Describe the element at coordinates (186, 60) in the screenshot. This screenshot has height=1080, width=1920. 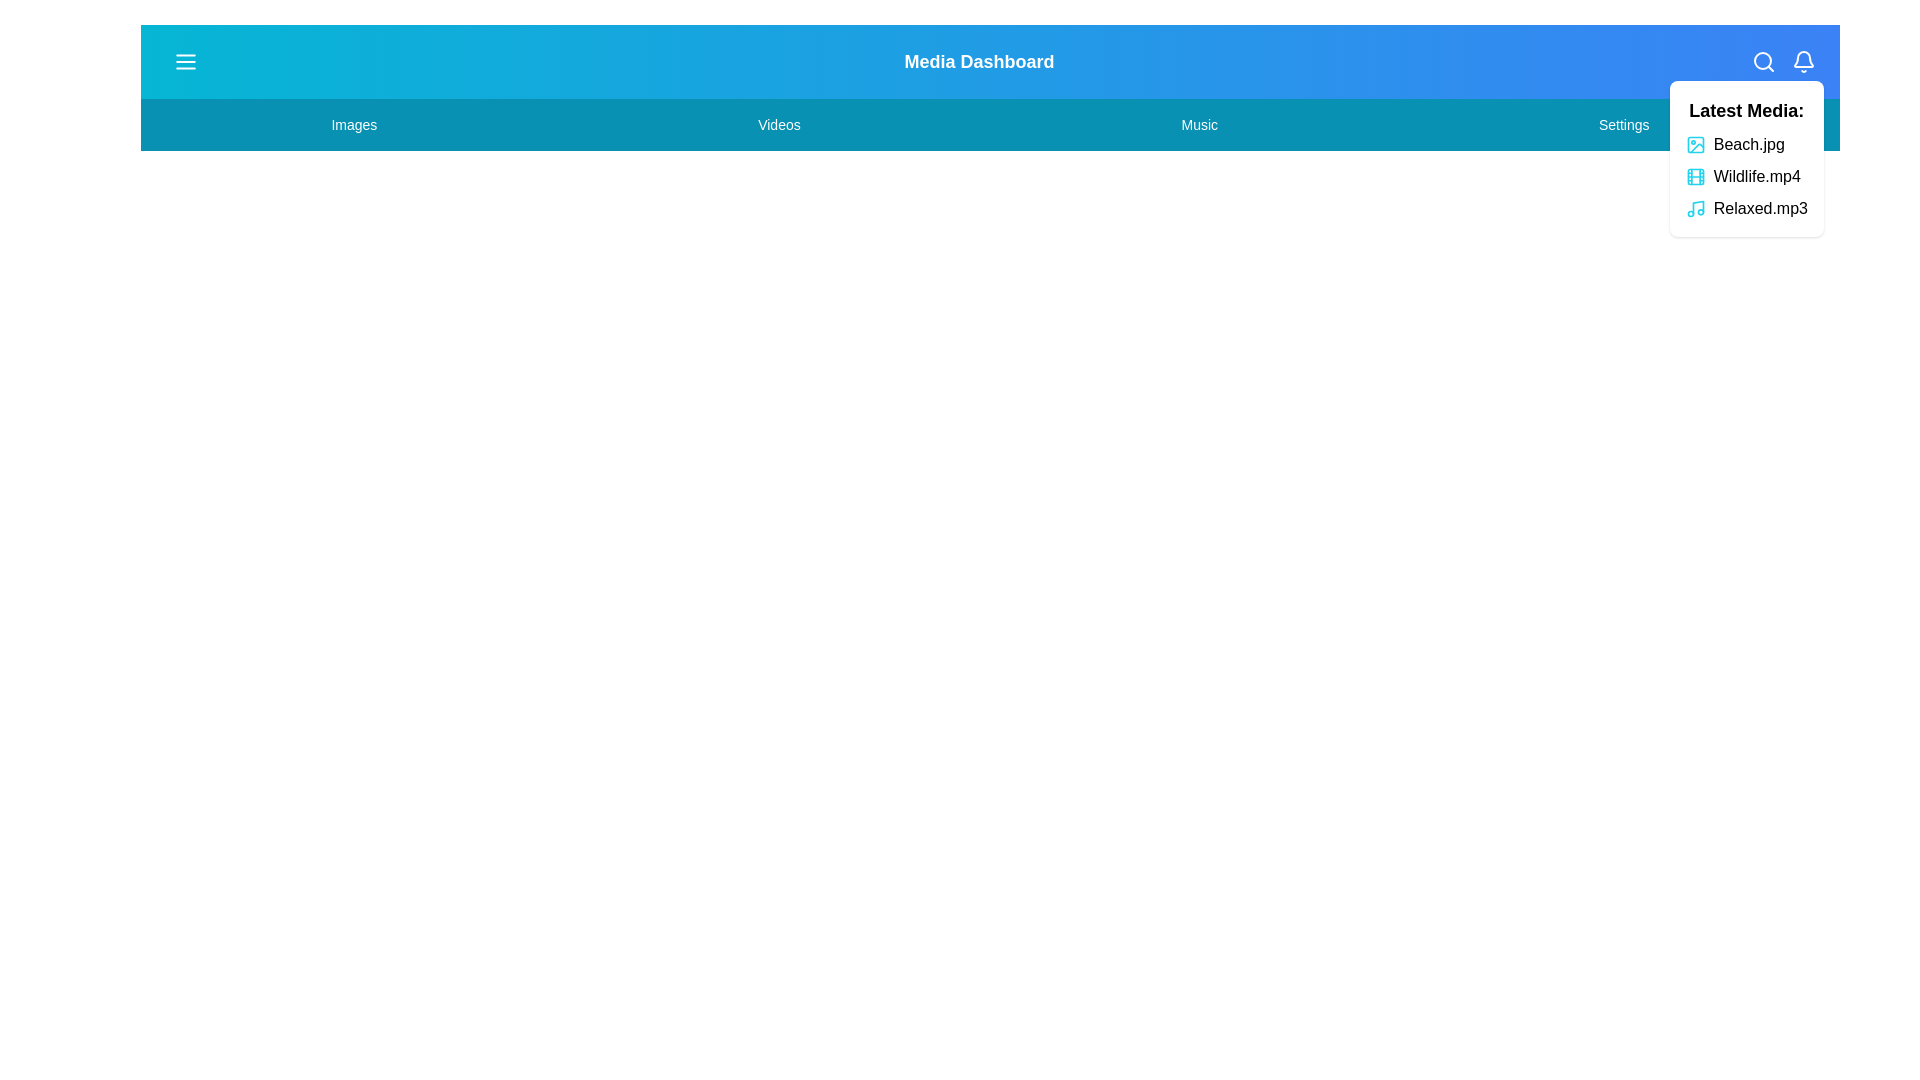
I see `menu button to toggle the menu visibility` at that location.